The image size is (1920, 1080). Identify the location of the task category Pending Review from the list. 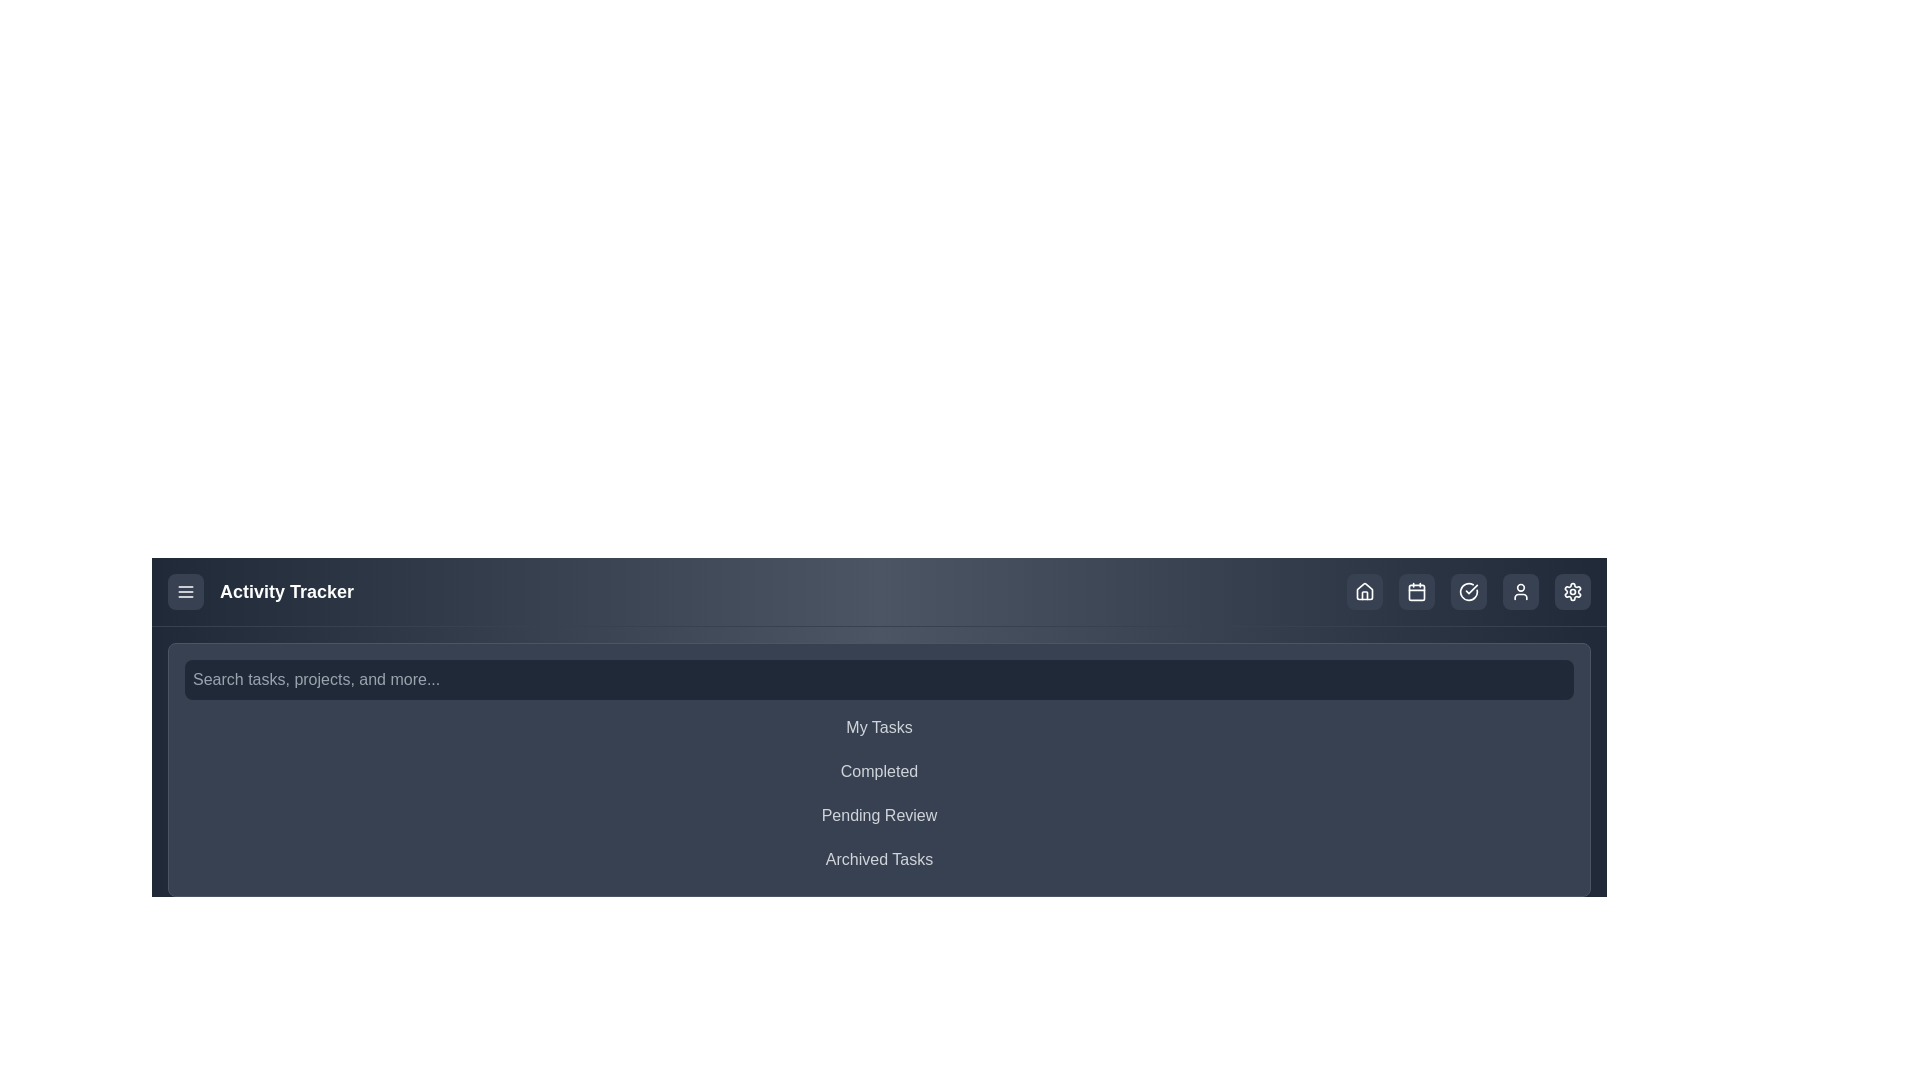
(879, 816).